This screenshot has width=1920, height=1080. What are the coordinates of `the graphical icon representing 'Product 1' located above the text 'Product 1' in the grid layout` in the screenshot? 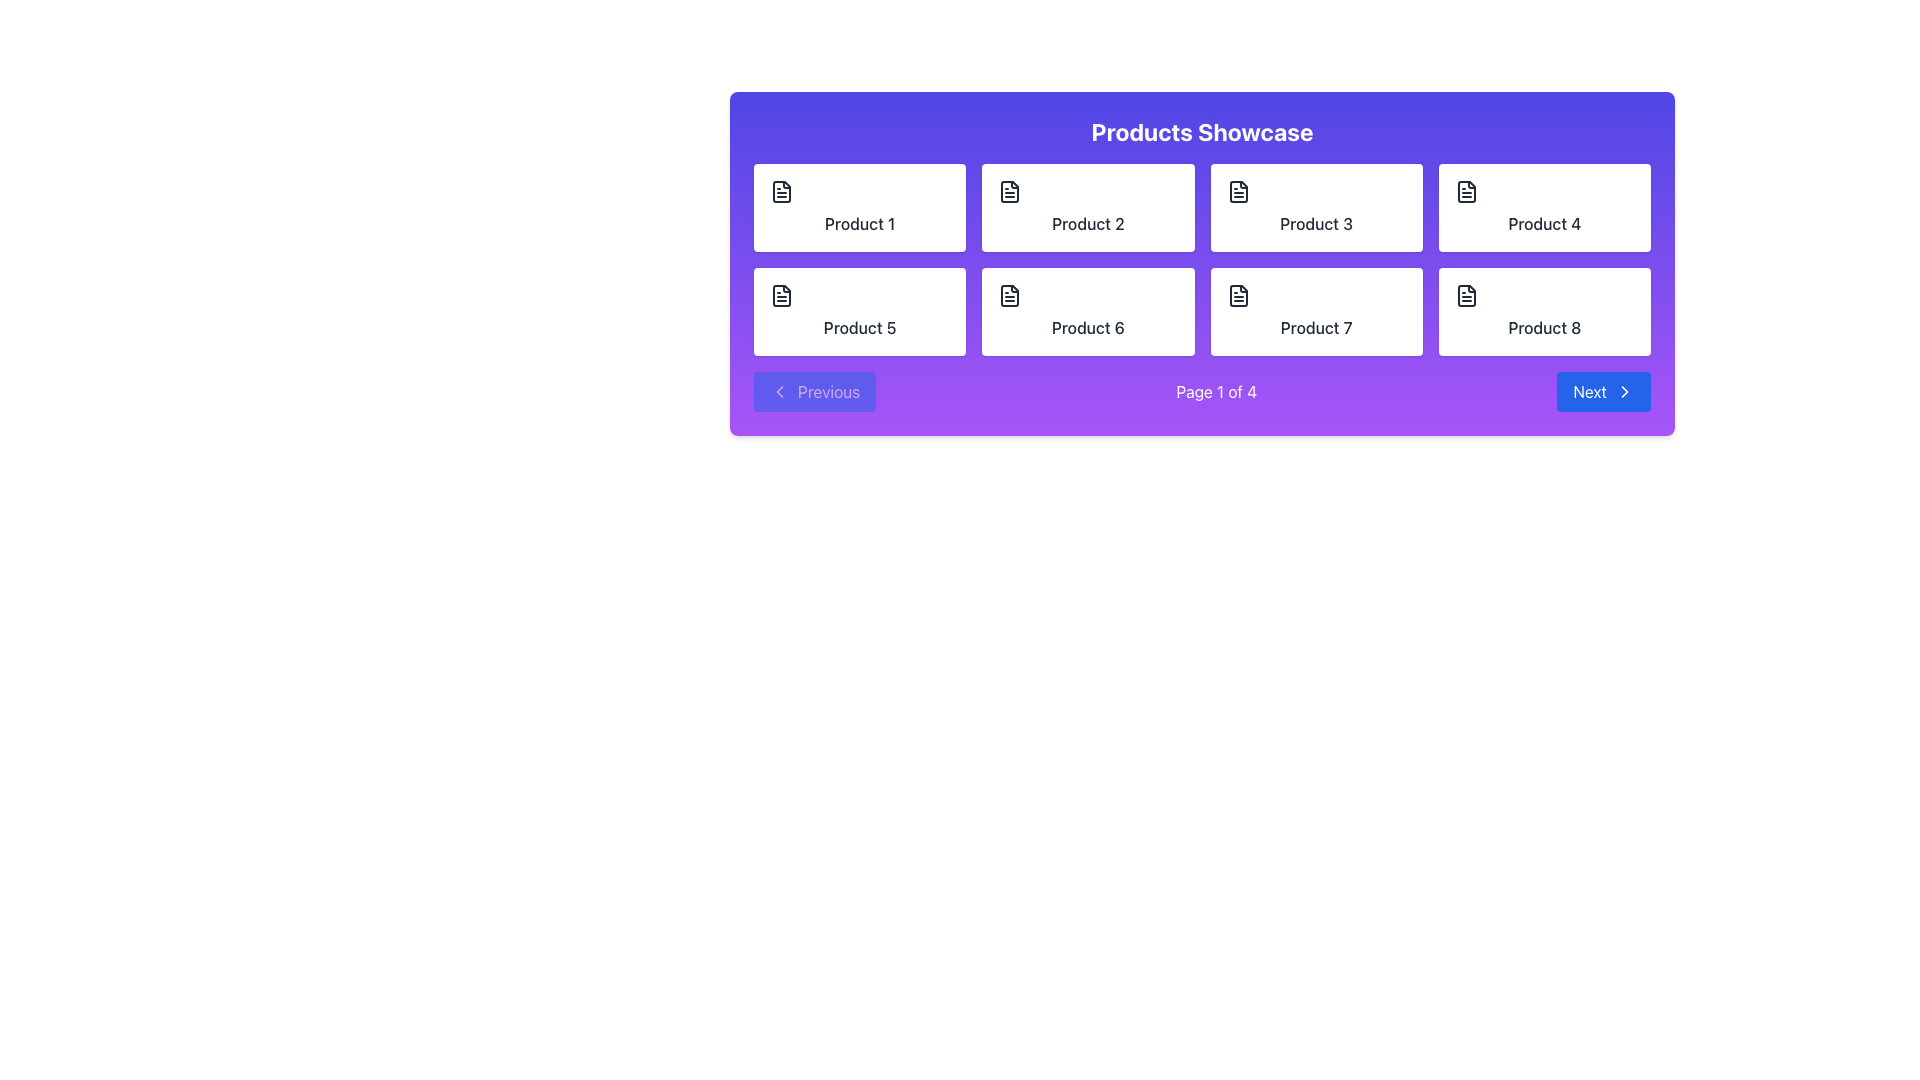 It's located at (781, 192).